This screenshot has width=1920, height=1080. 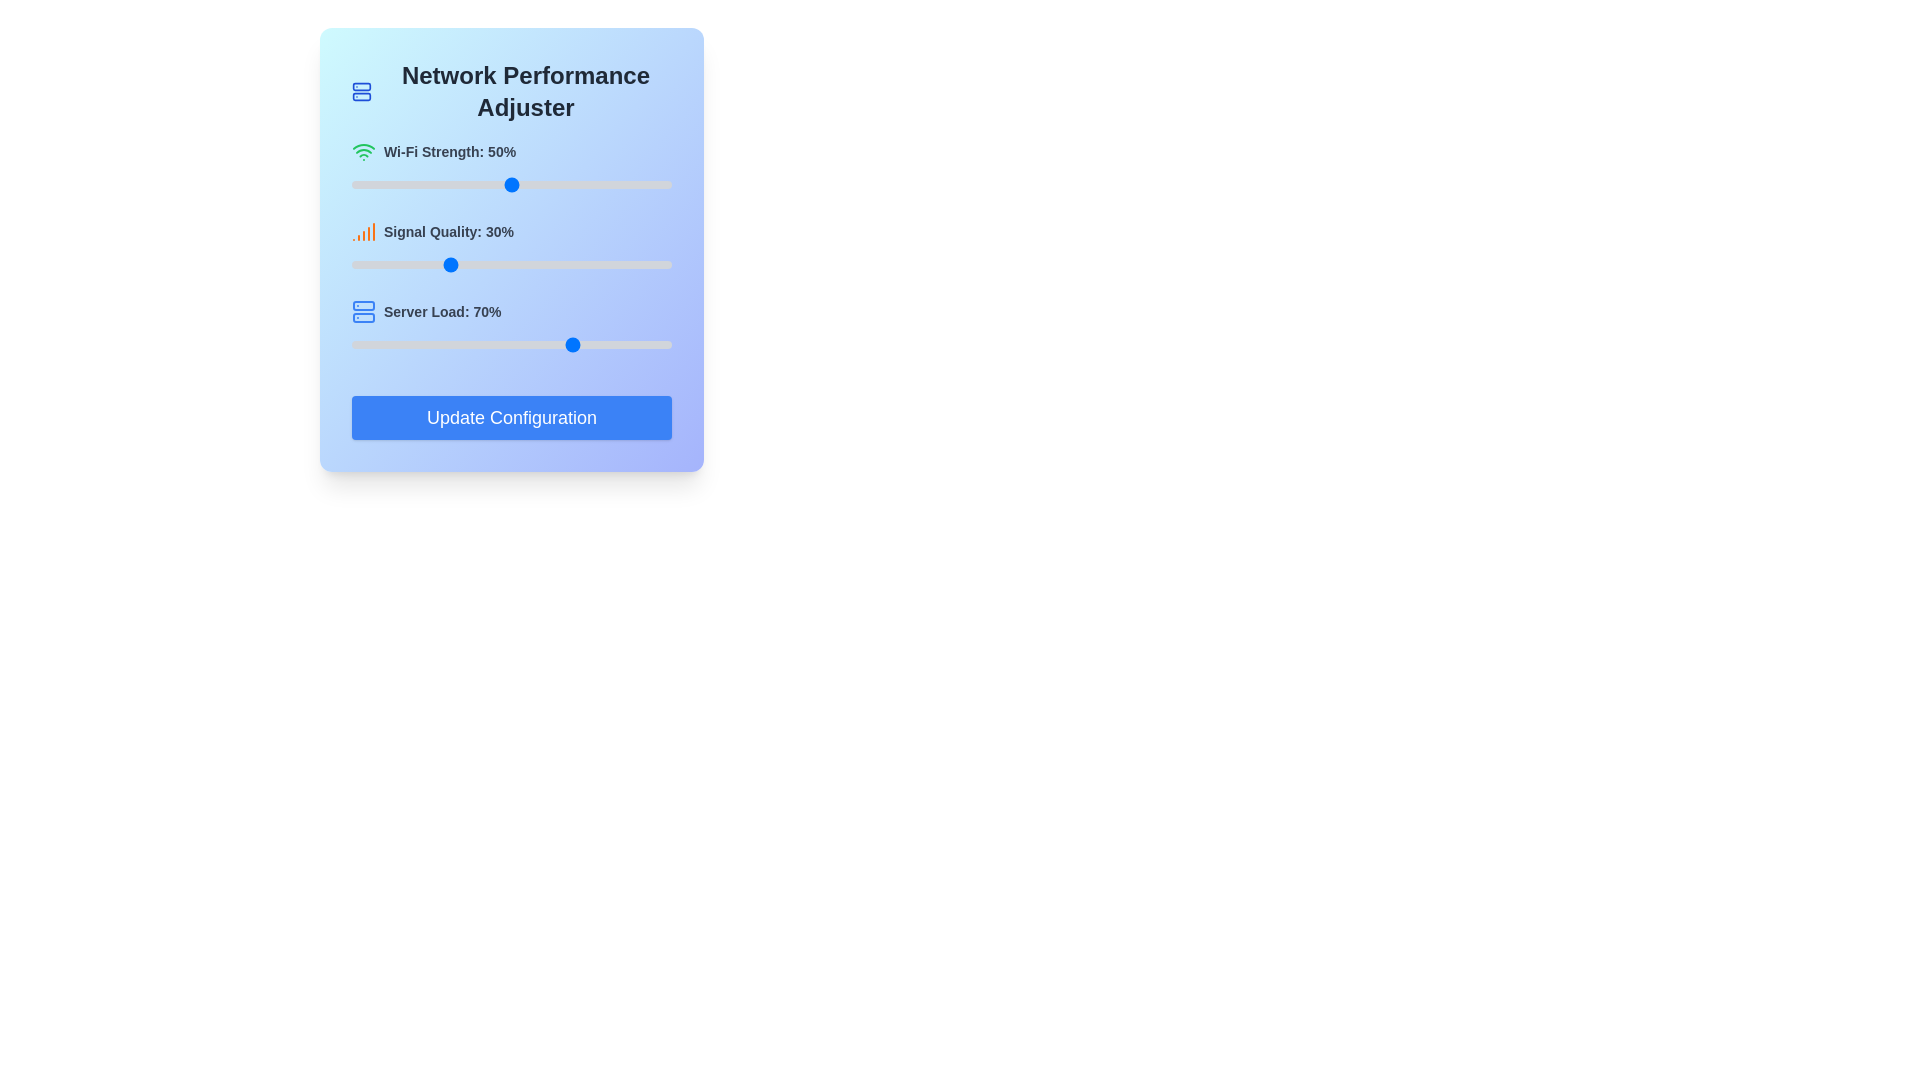 What do you see at coordinates (368, 264) in the screenshot?
I see `signal quality` at bounding box center [368, 264].